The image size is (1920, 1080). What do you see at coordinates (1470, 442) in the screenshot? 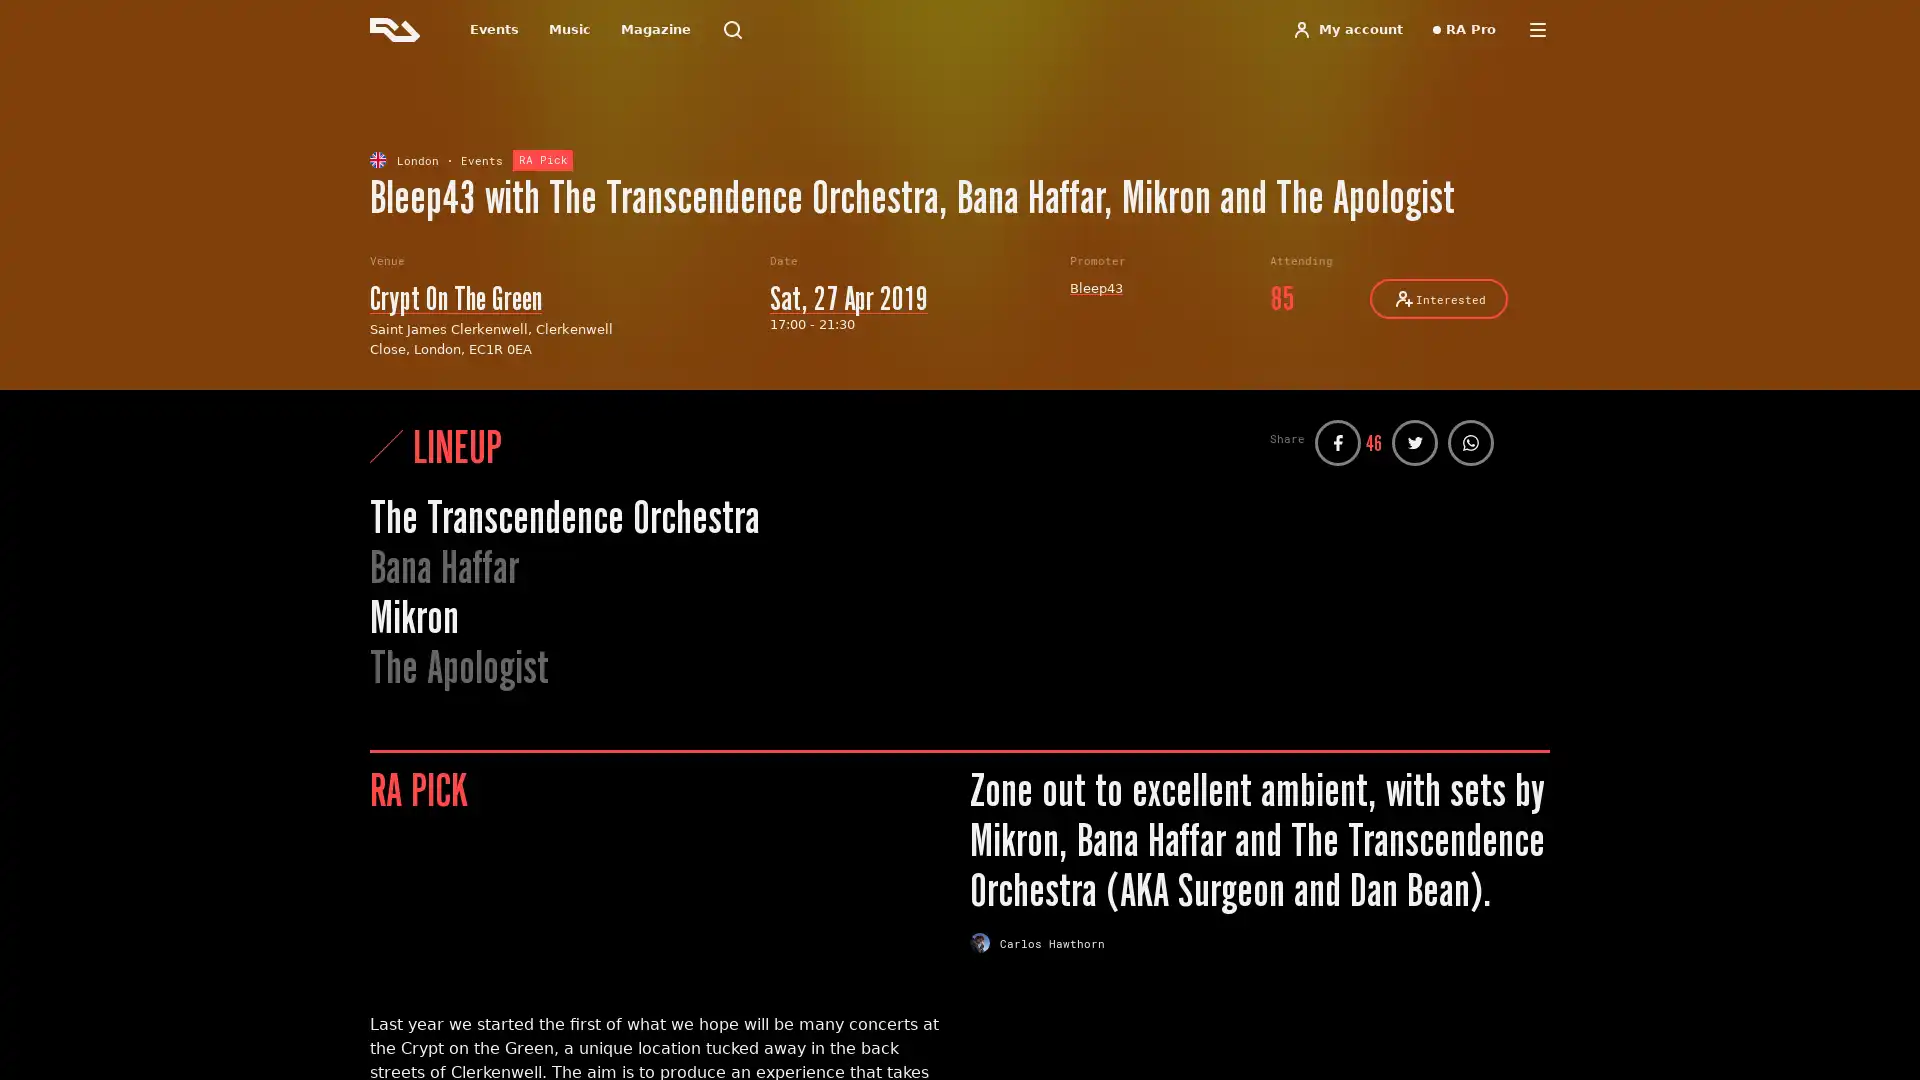
I see `whatsapp` at bounding box center [1470, 442].